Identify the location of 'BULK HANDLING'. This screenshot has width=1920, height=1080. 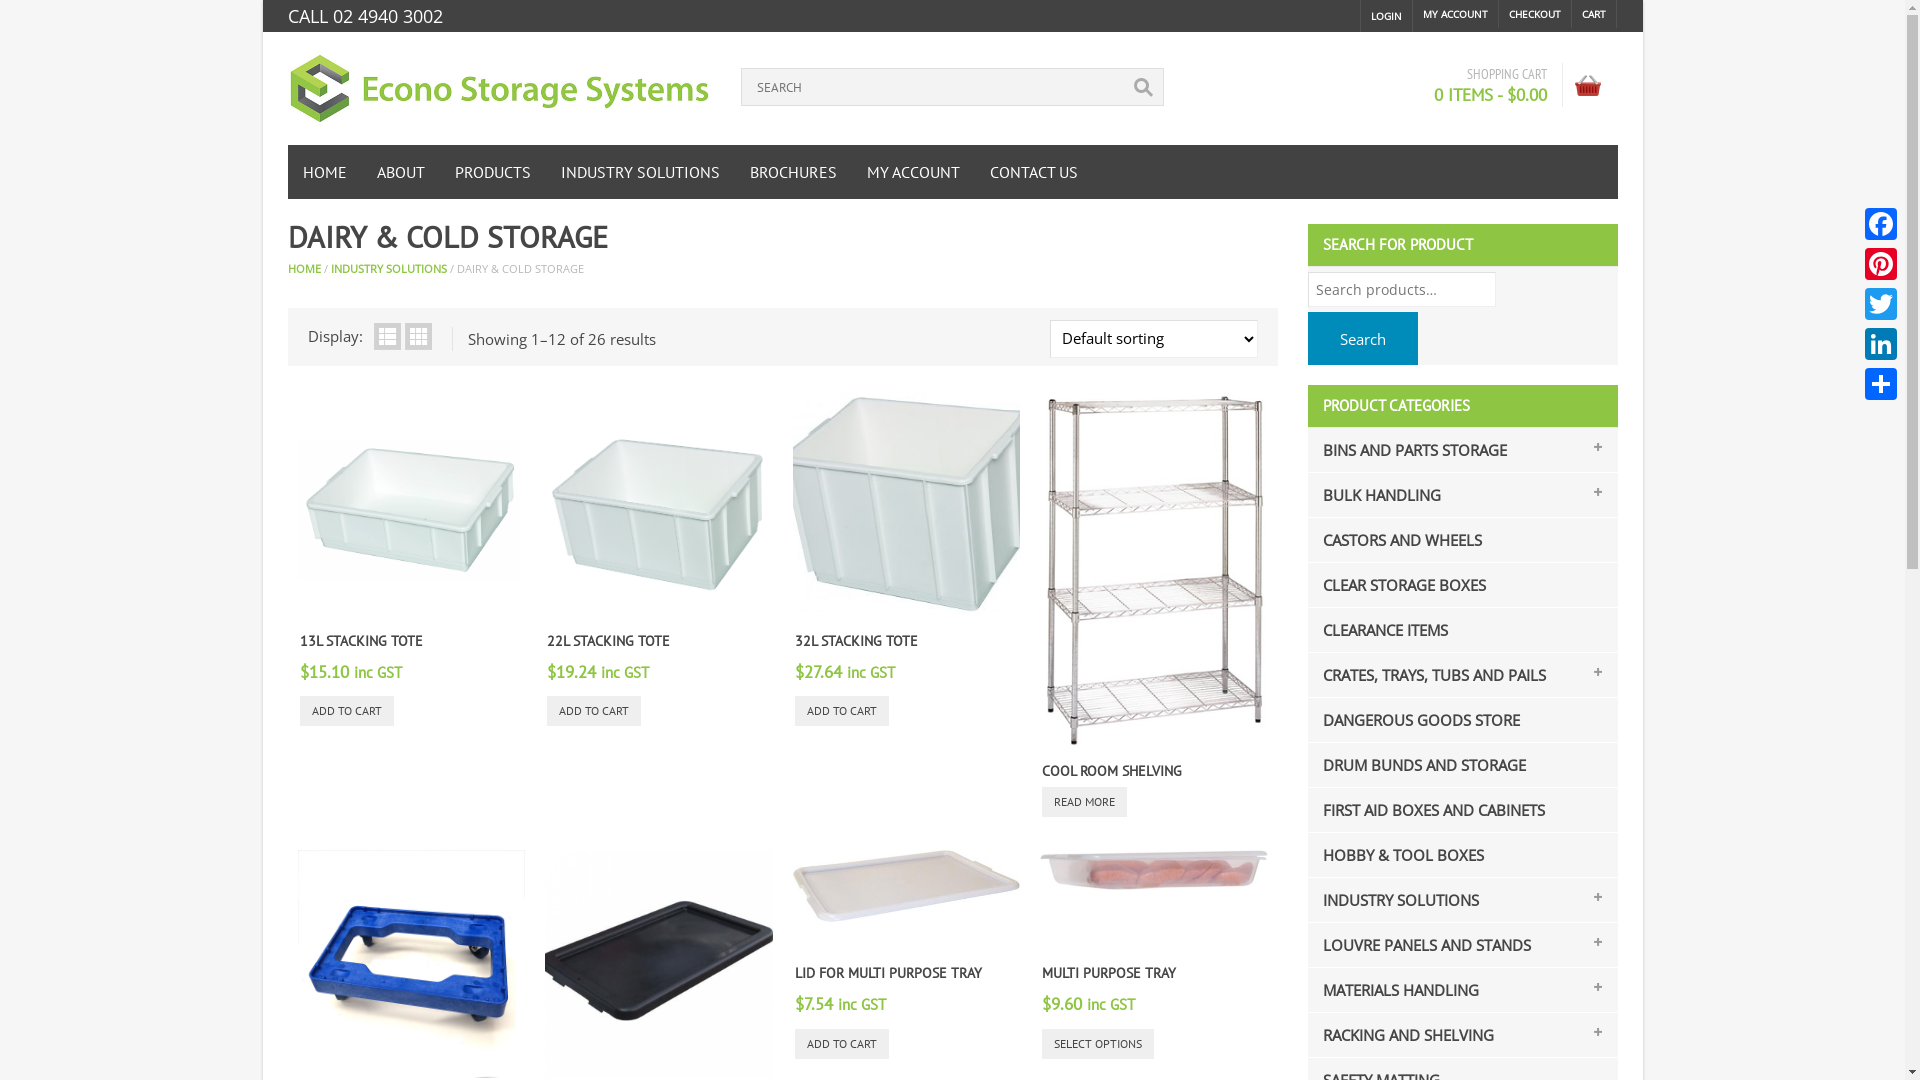
(1374, 494).